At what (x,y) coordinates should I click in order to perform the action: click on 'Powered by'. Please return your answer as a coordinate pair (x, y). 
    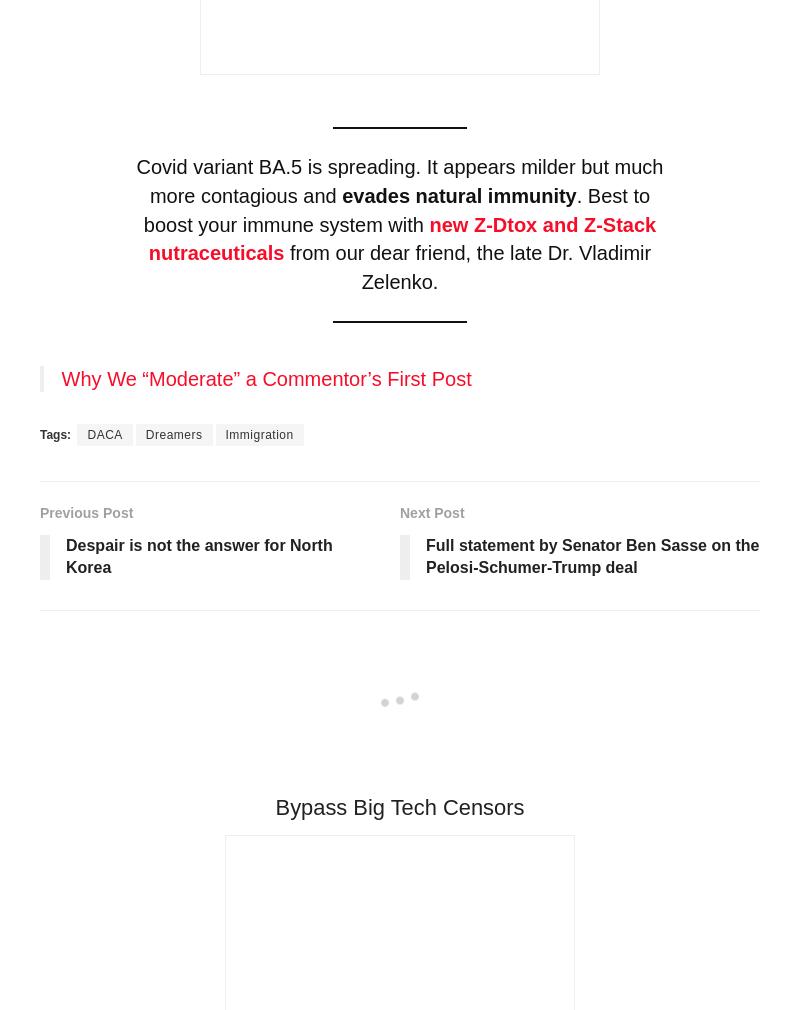
    Looking at the image, I should click on (96, 978).